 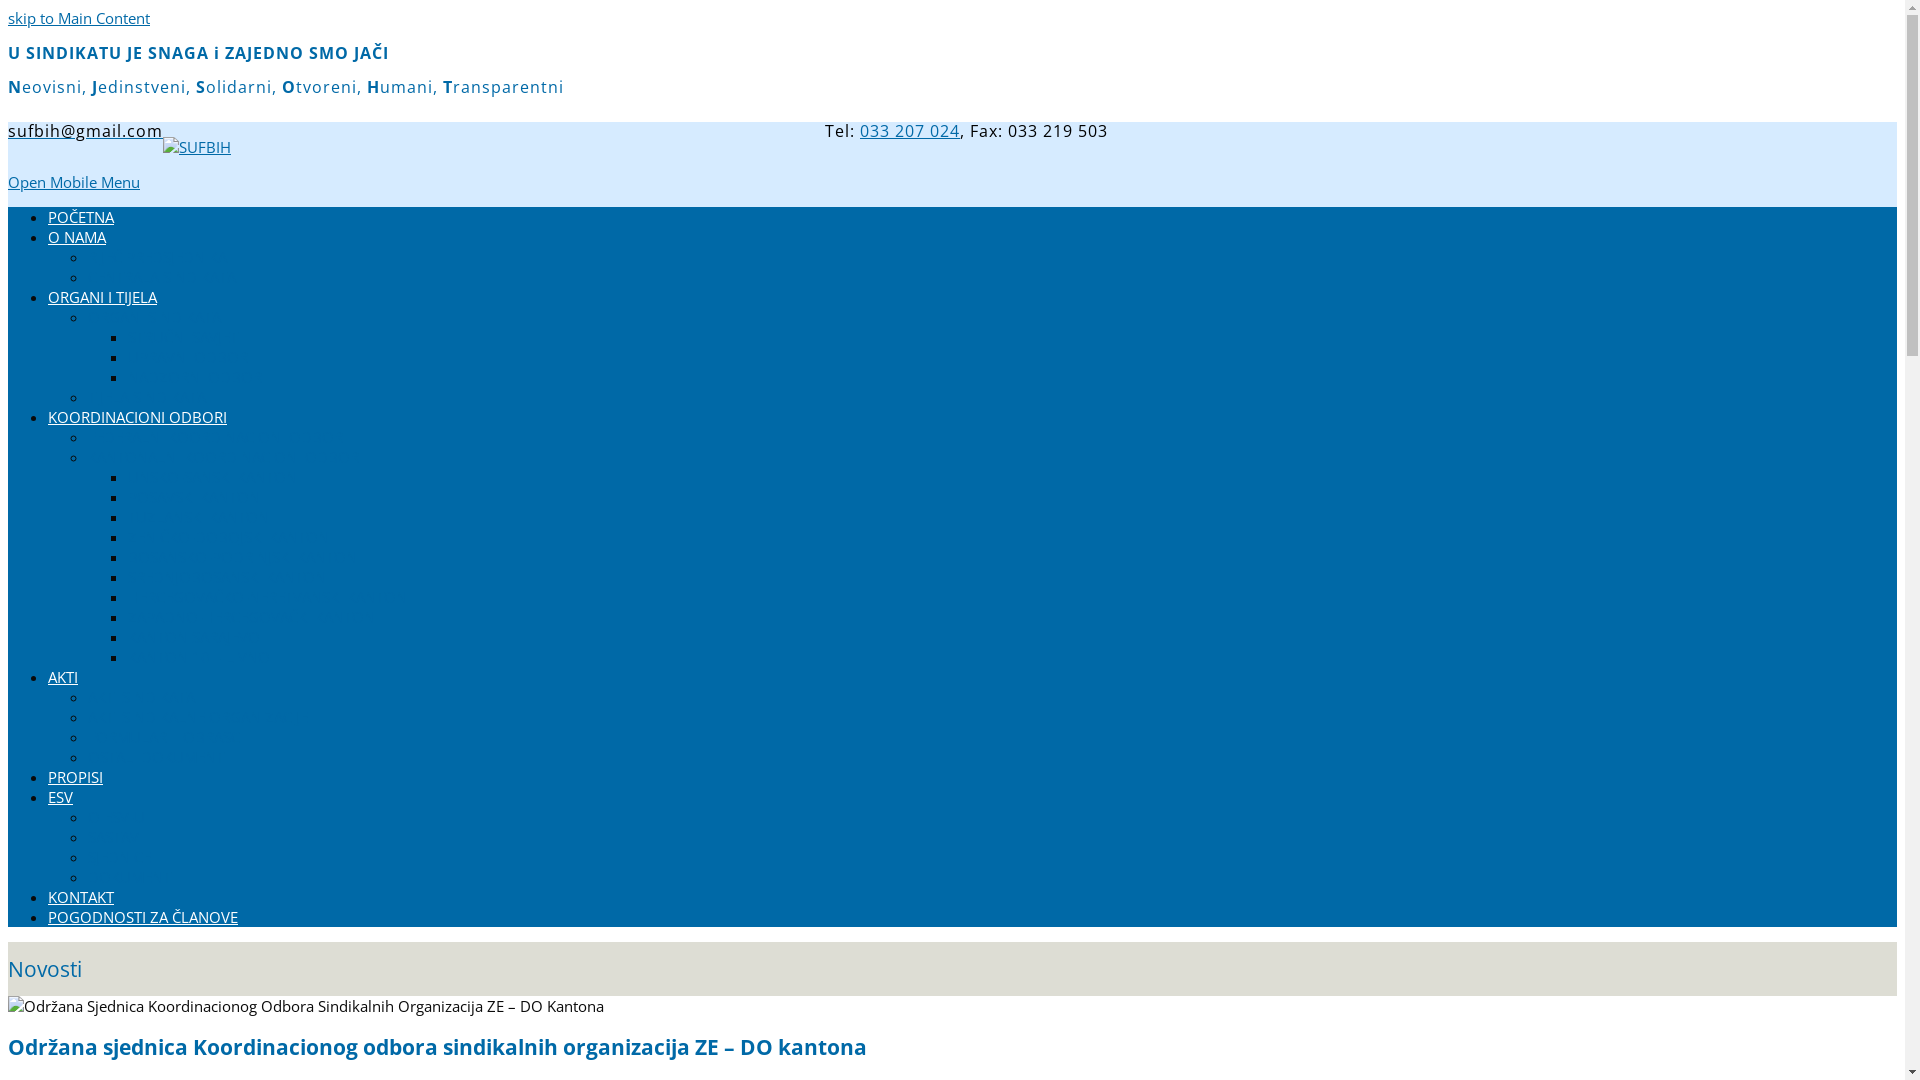 What do you see at coordinates (48, 235) in the screenshot?
I see `'O NAMA'` at bounding box center [48, 235].